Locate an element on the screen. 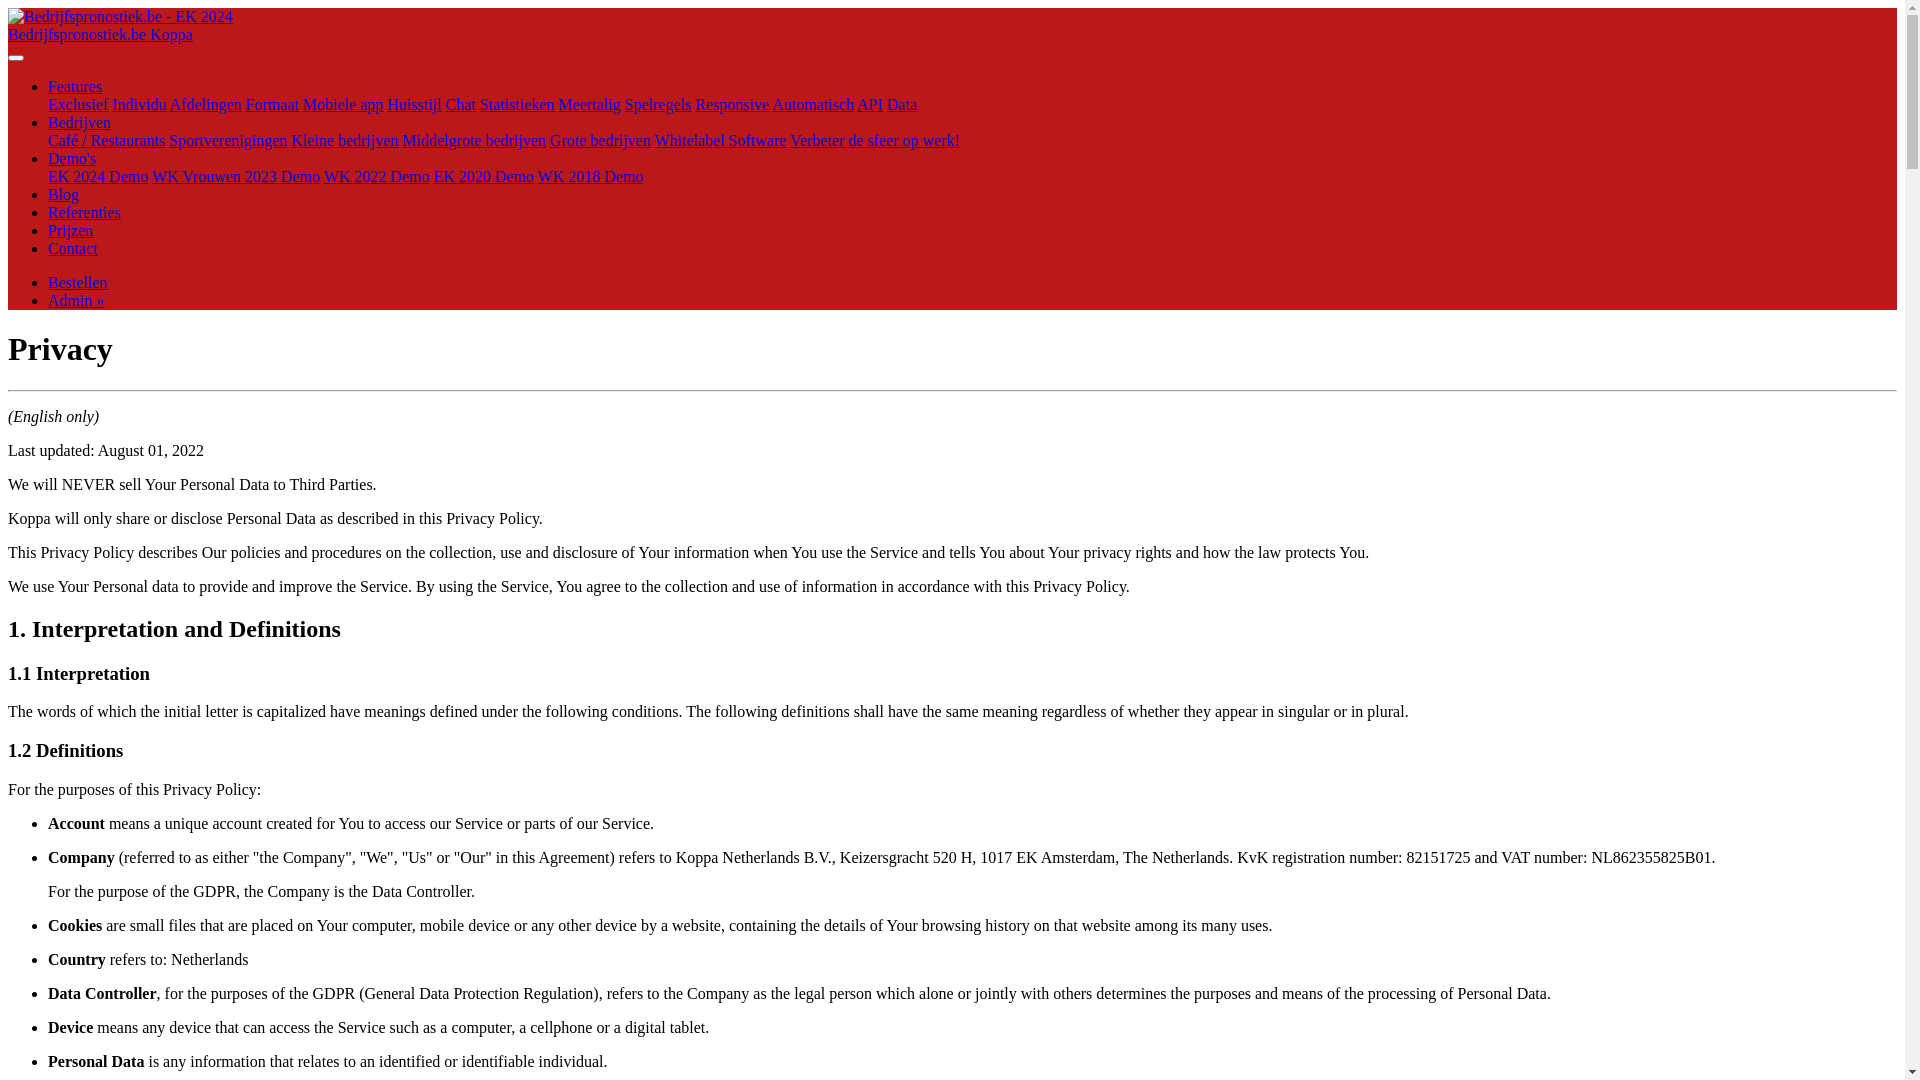 Image resolution: width=1920 pixels, height=1080 pixels. 'Grote bedrijven' is located at coordinates (599, 139).